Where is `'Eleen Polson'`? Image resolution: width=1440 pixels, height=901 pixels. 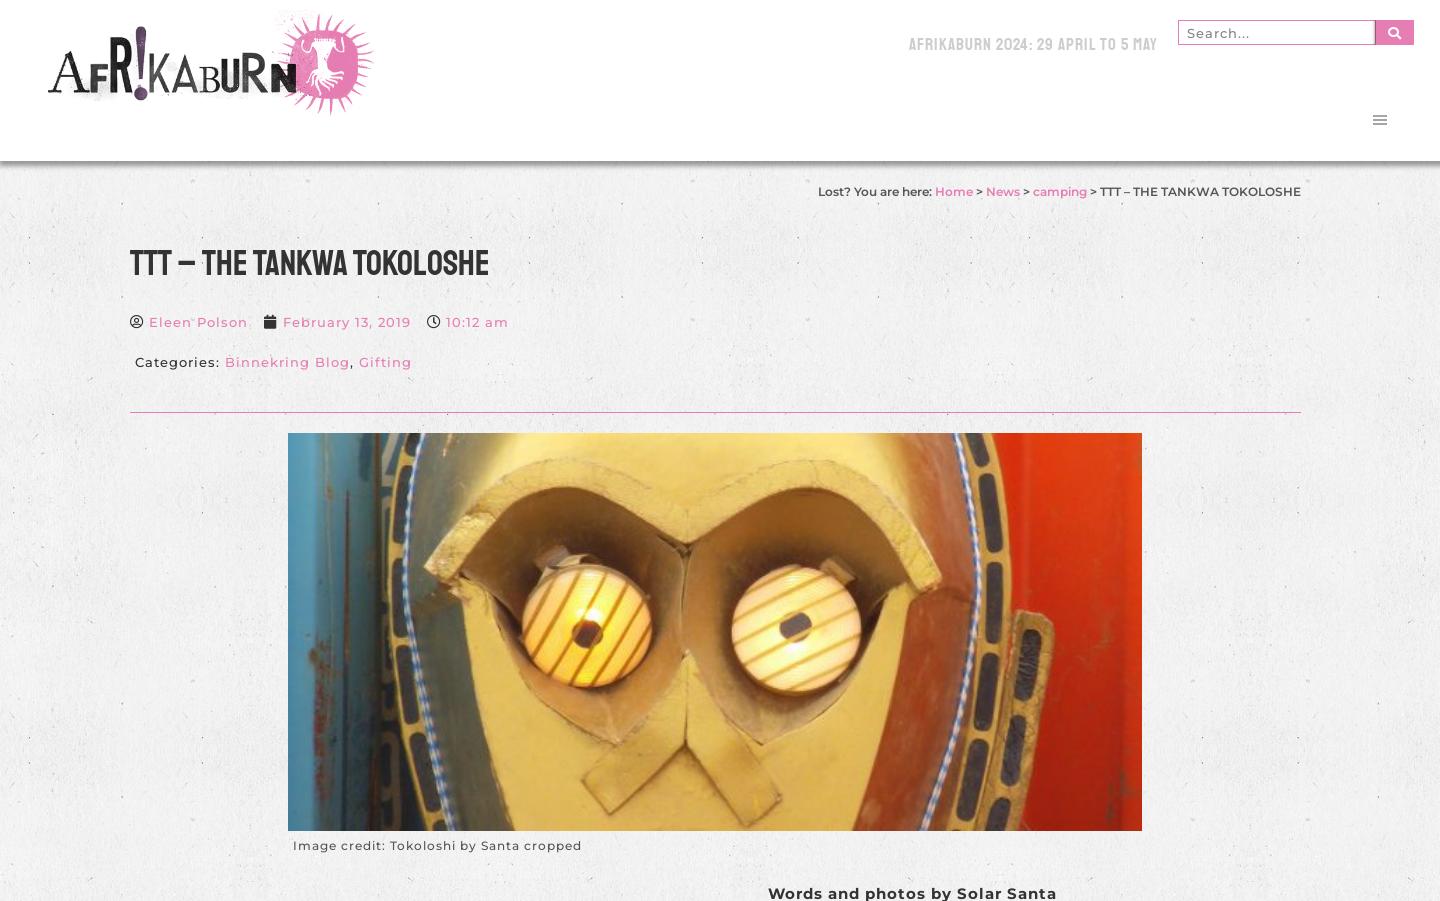
'Eleen Polson' is located at coordinates (197, 322).